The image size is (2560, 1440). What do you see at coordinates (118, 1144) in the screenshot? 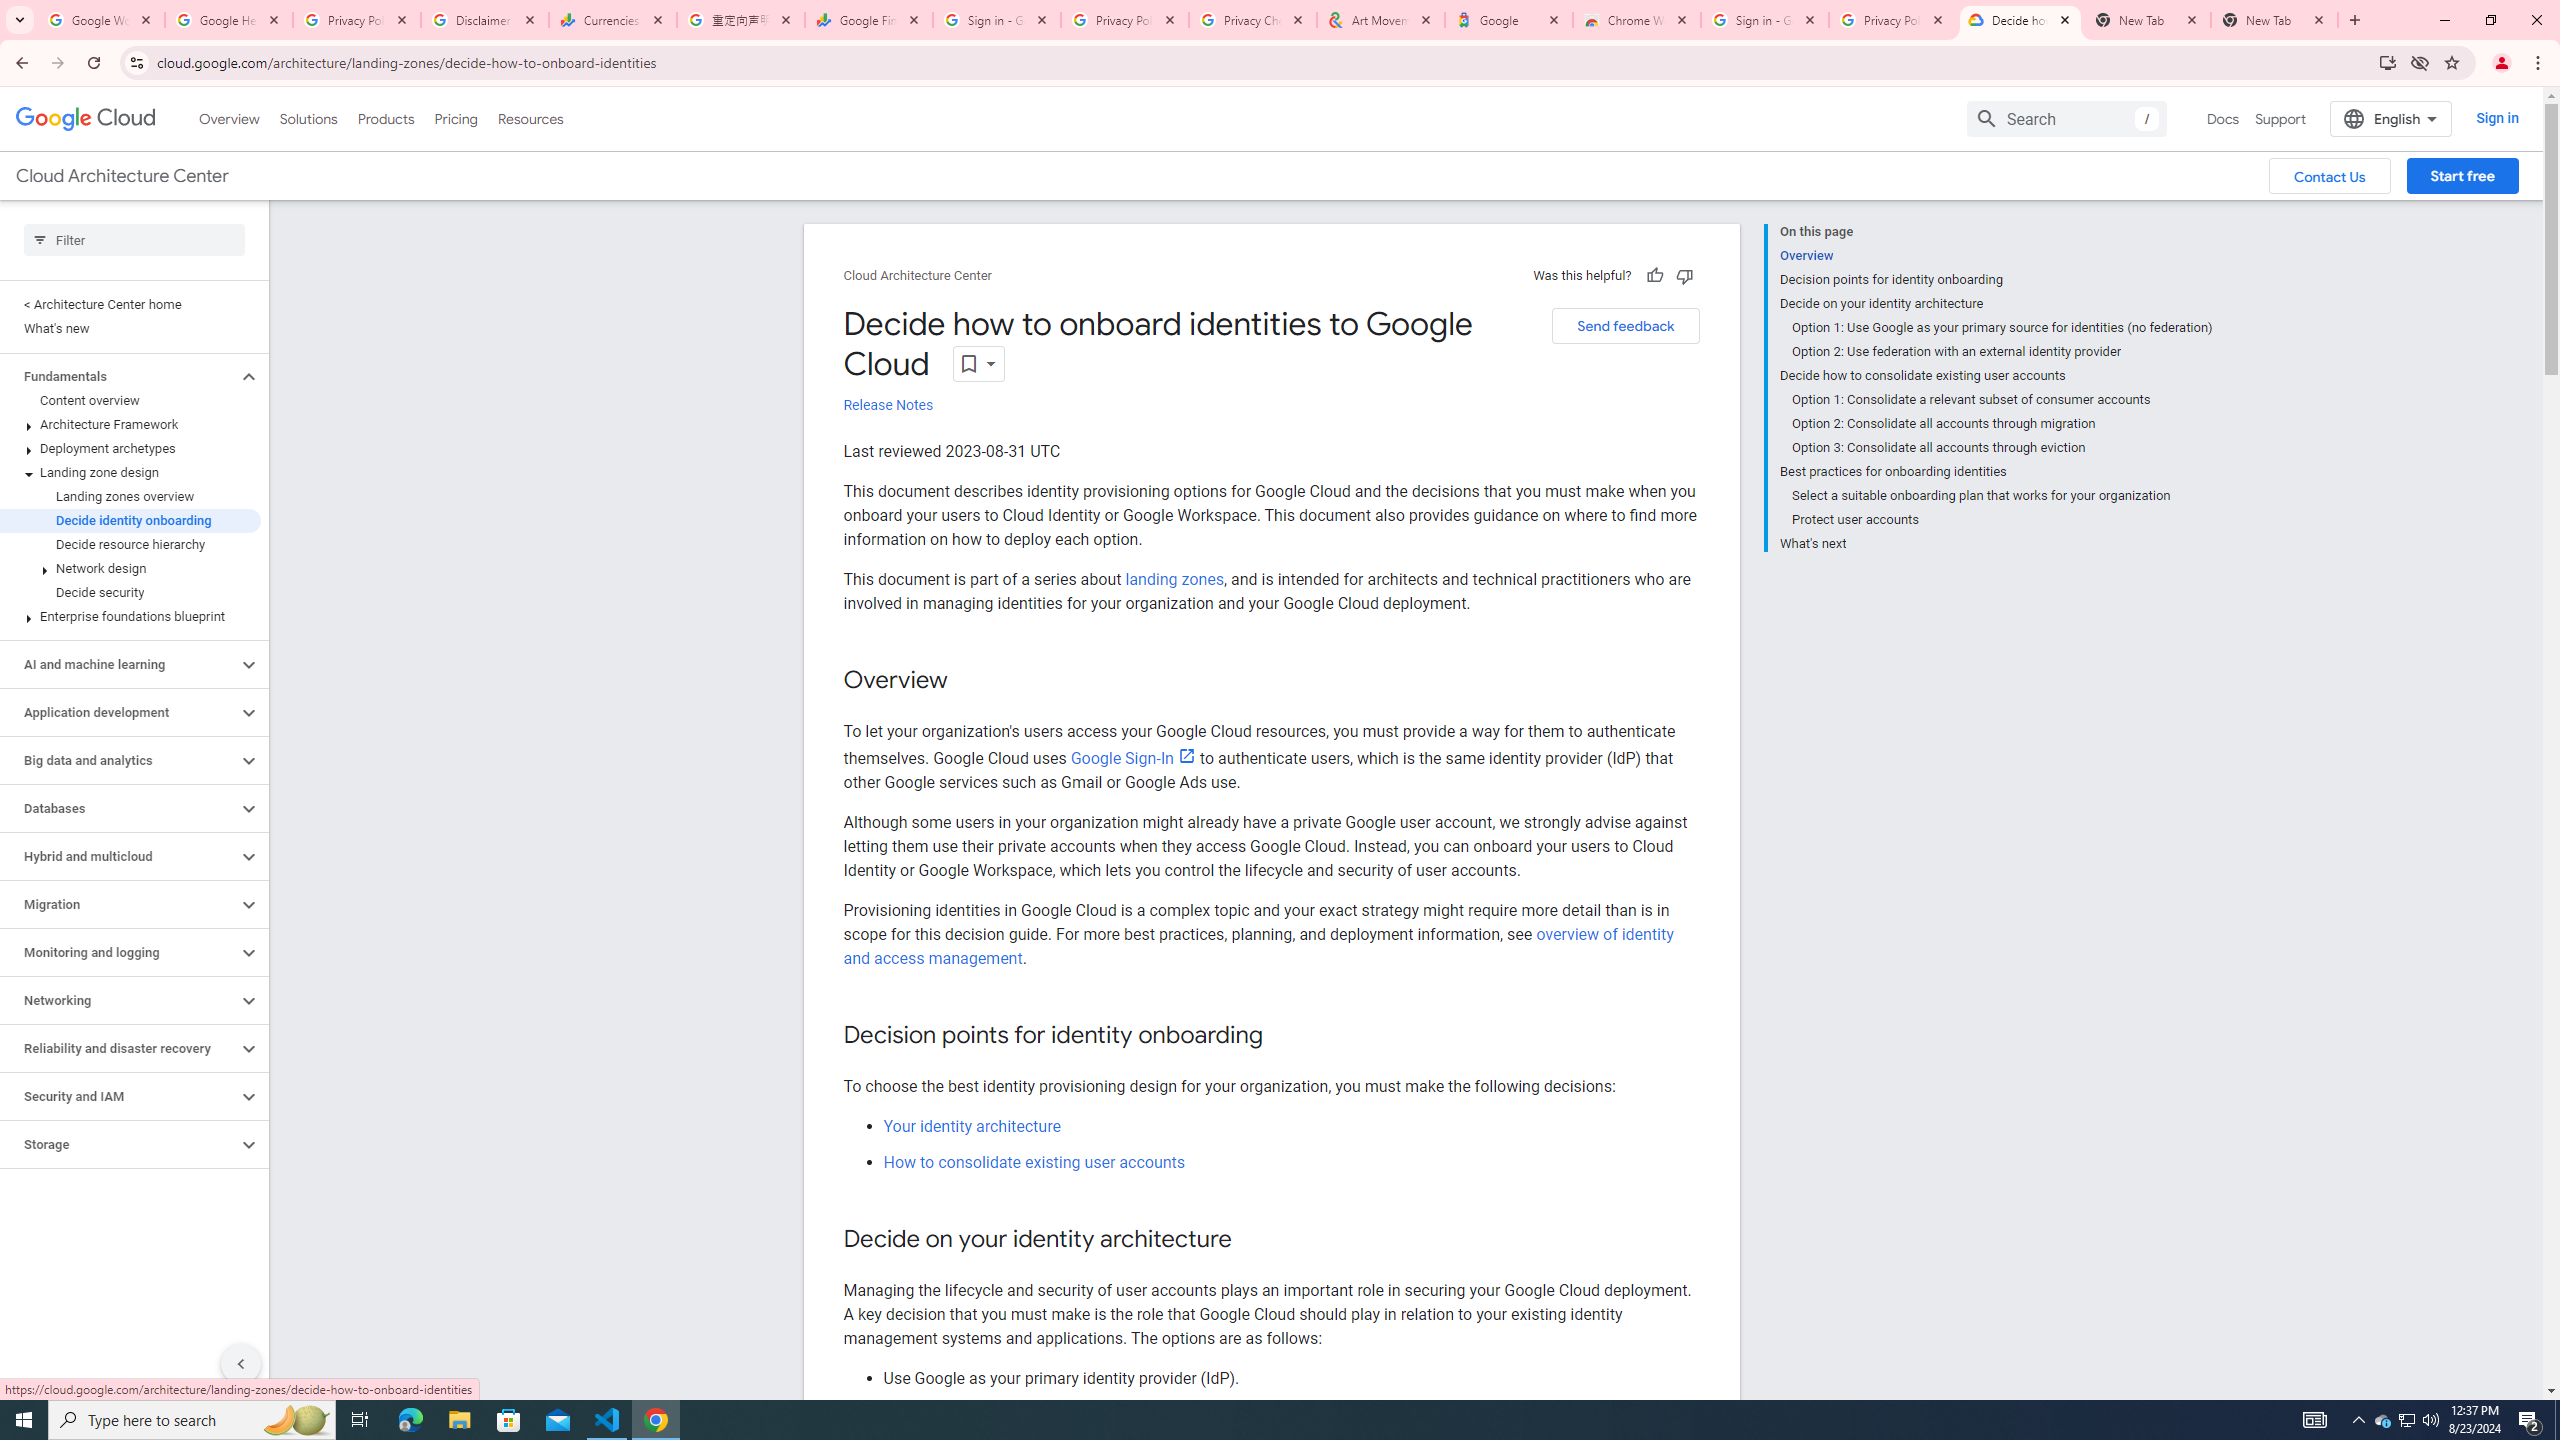
I see `'Storage'` at bounding box center [118, 1144].